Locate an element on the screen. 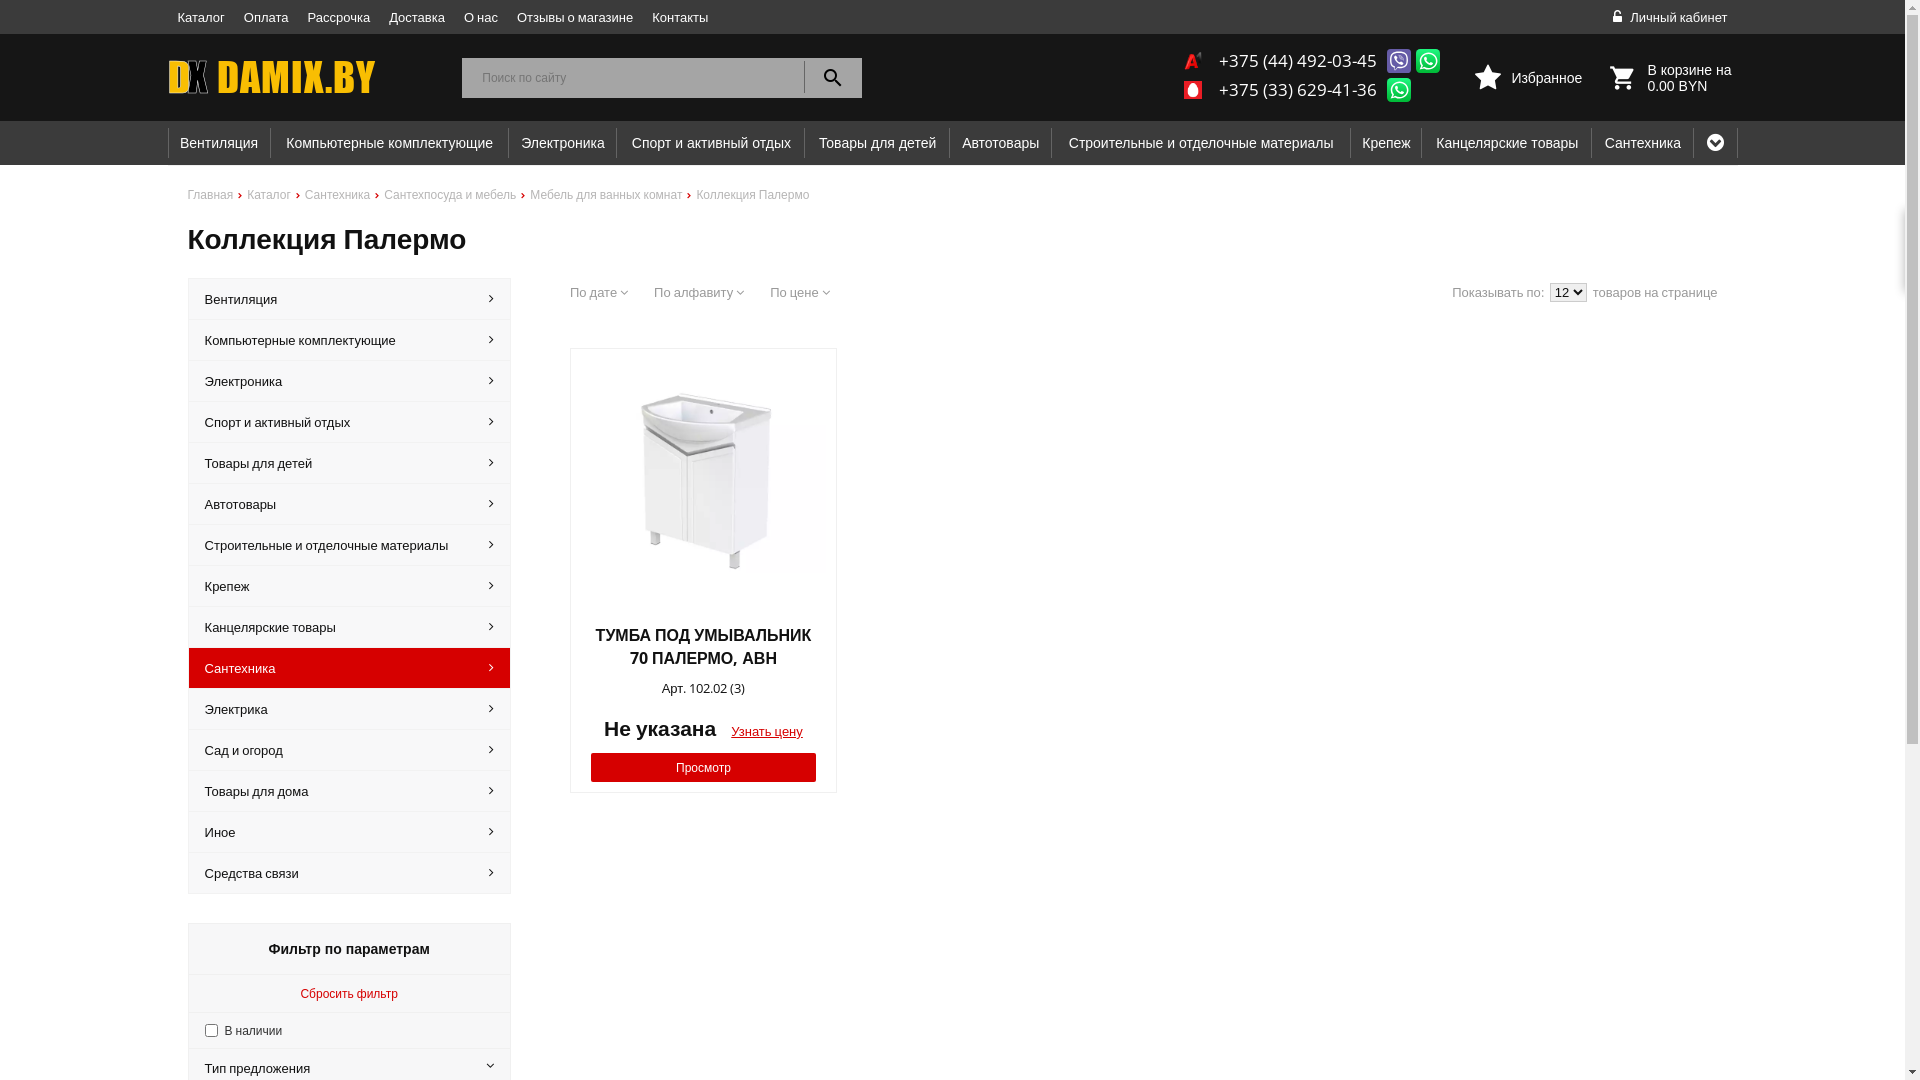 This screenshot has width=1920, height=1080. 'DX is located at coordinates (304, 76).